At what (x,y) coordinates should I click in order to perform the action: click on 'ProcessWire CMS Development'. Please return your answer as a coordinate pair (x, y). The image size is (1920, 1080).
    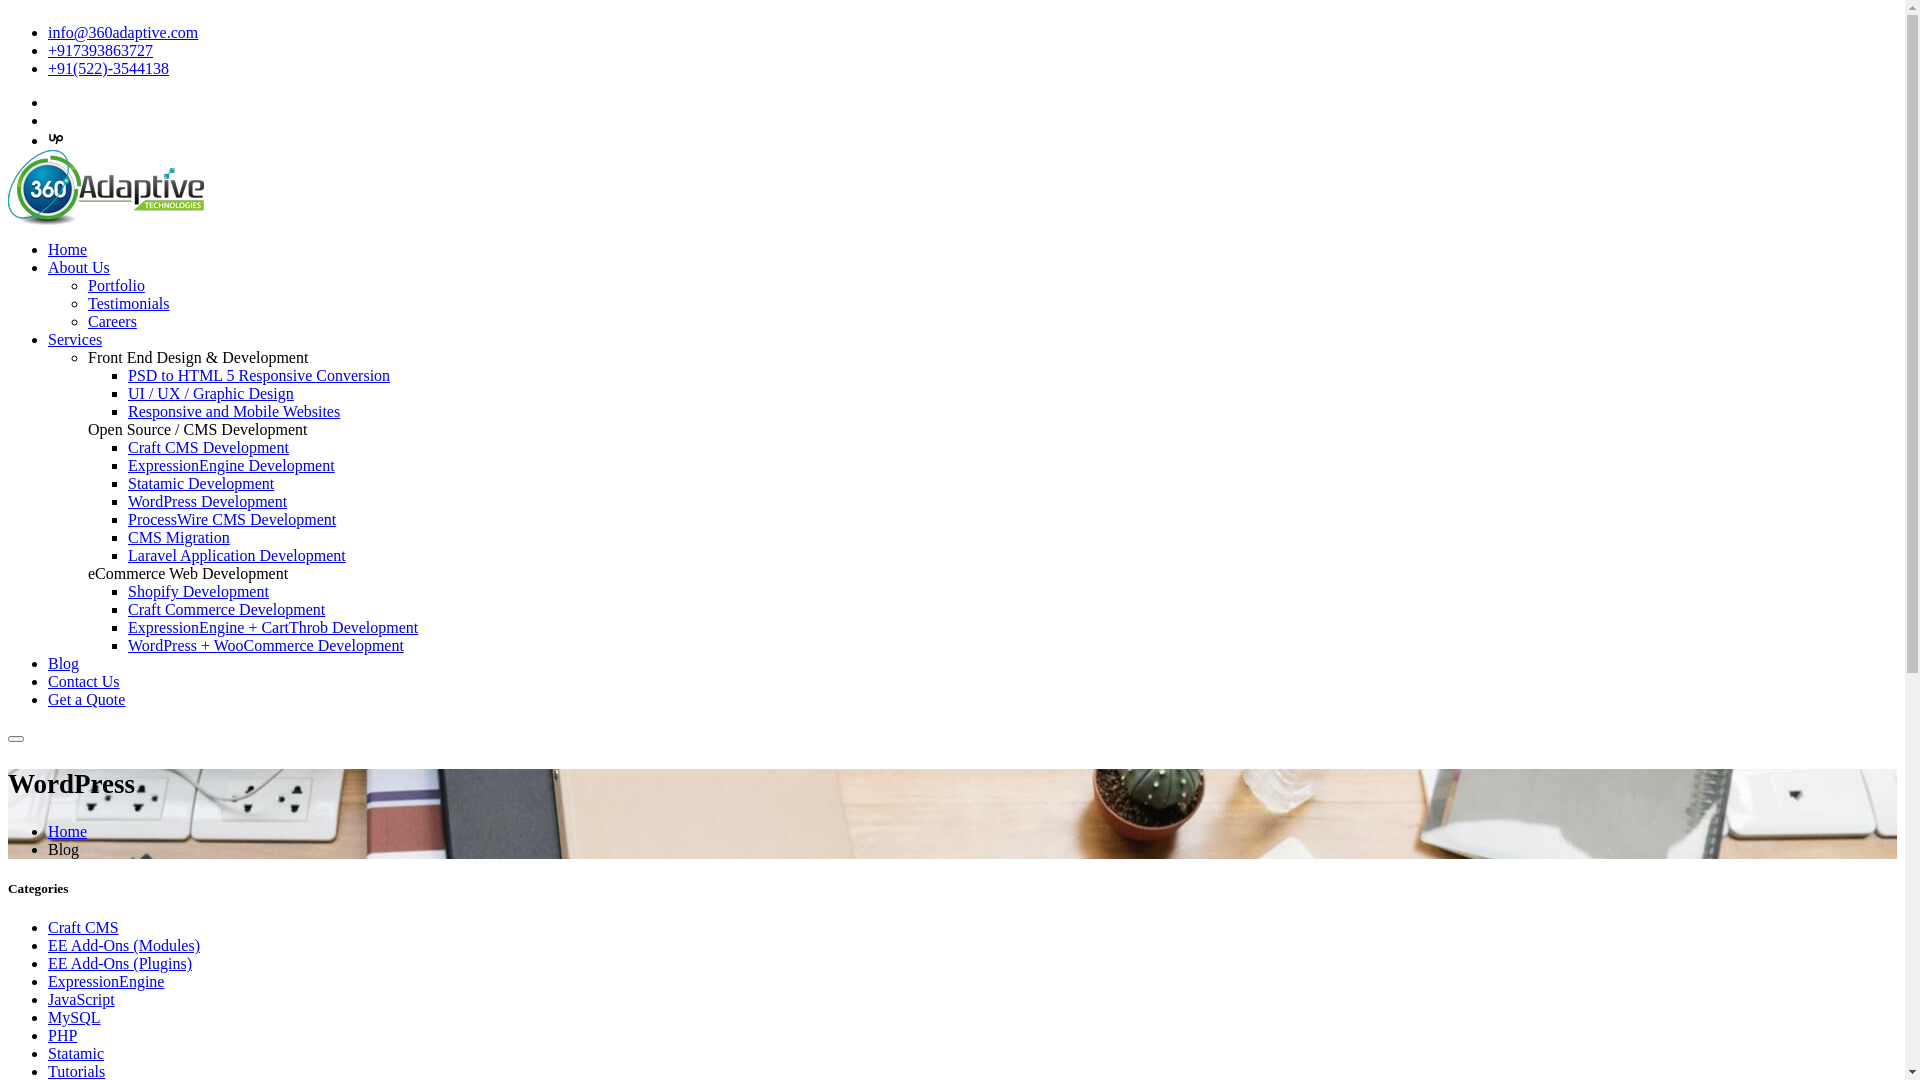
    Looking at the image, I should click on (127, 518).